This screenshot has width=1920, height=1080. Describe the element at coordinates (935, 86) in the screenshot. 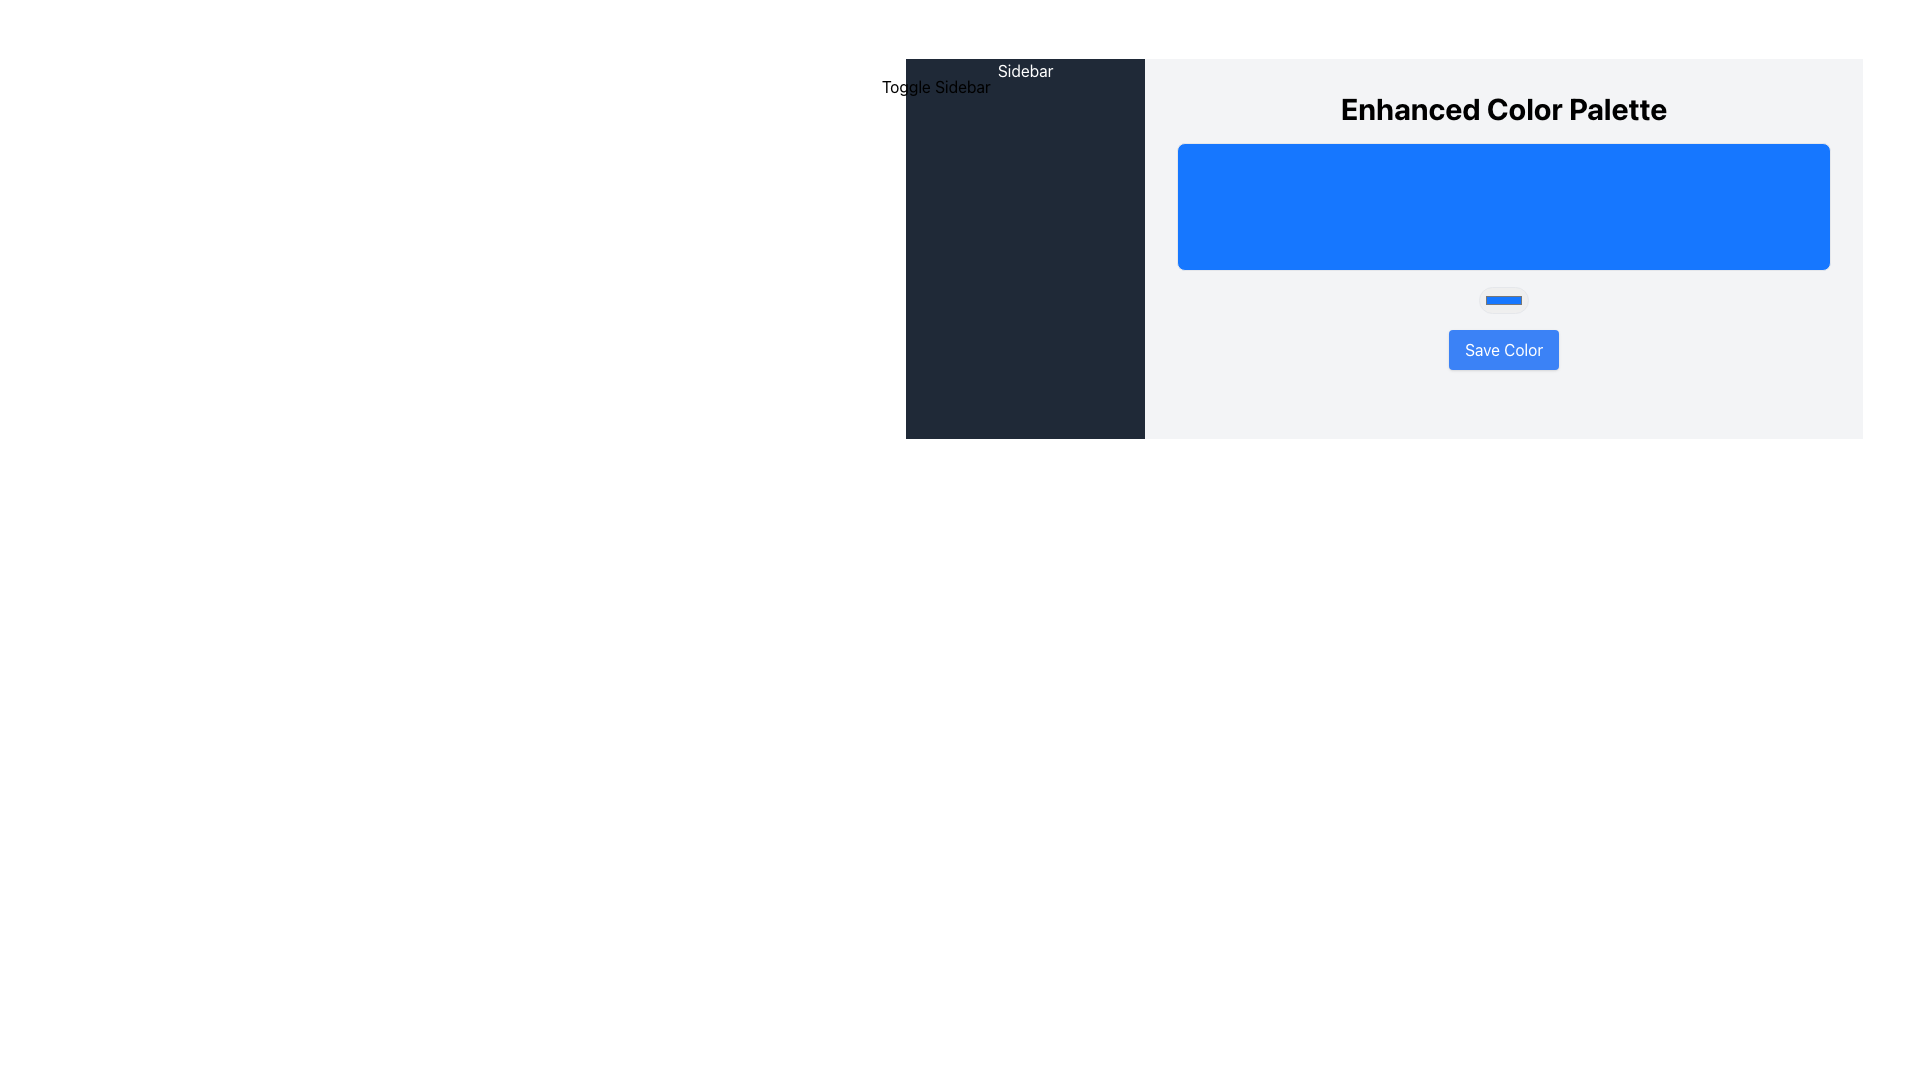

I see `the 'Toggle Sidebar' button located at the top left corner of the interface` at that location.